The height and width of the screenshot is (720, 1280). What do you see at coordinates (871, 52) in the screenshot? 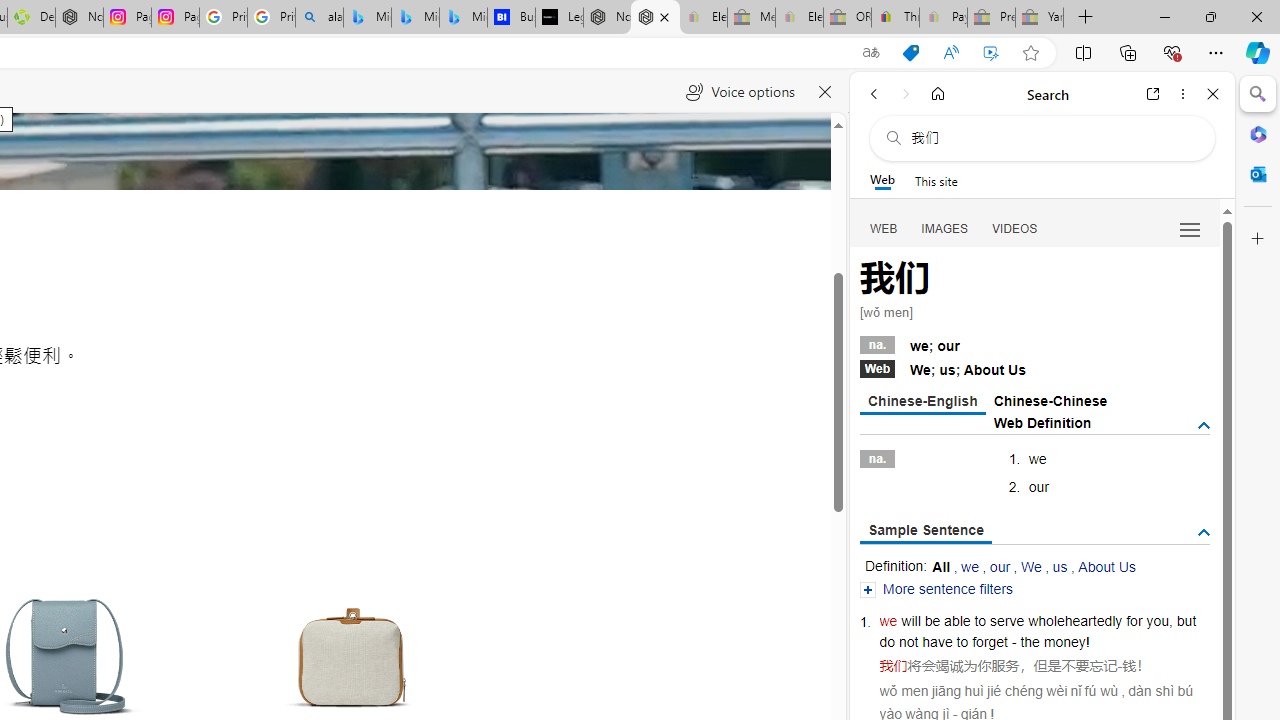
I see `'Show translate options'` at bounding box center [871, 52].